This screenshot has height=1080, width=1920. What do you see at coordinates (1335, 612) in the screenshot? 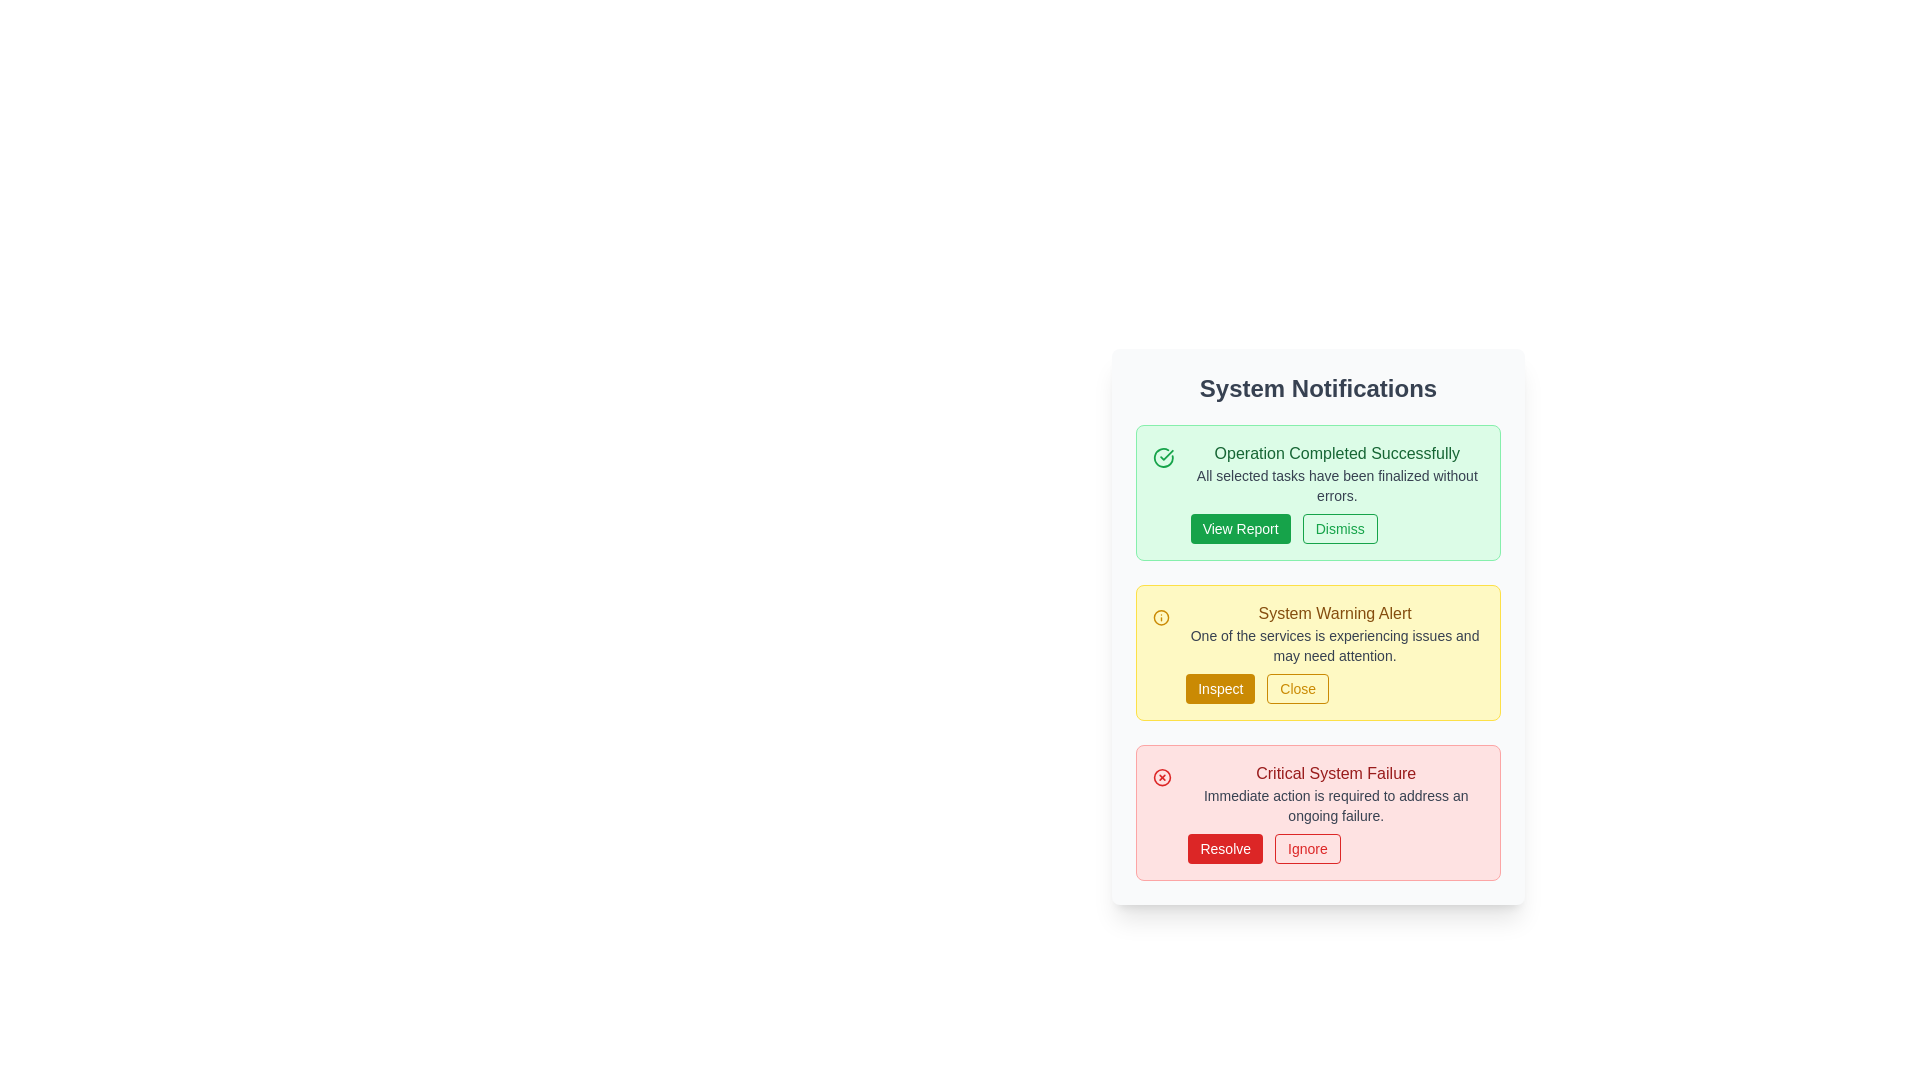
I see `the static text label that reads 'System Warning Alert' located at the top of the second notification card in the 'System Notifications' panel` at bounding box center [1335, 612].